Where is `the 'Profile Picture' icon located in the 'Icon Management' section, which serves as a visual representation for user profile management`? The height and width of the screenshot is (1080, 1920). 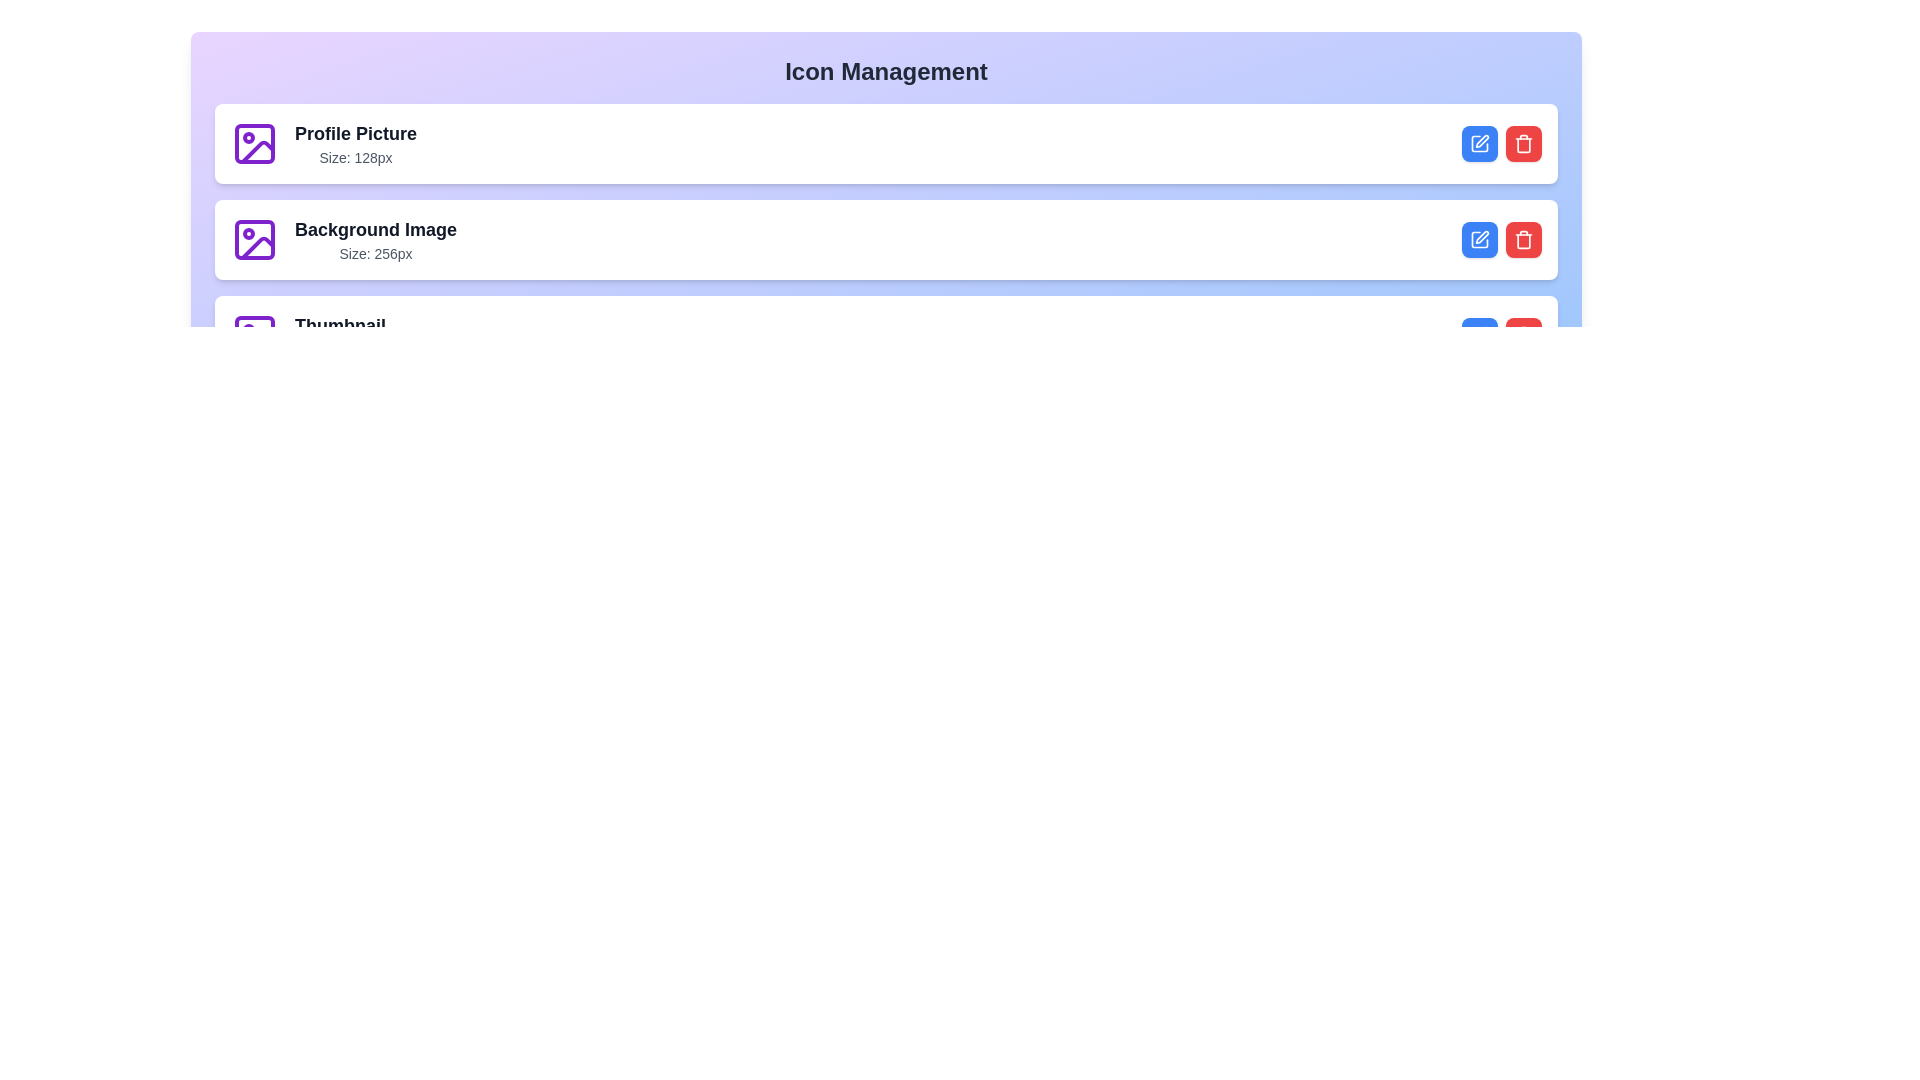 the 'Profile Picture' icon located in the 'Icon Management' section, which serves as a visual representation for user profile management is located at coordinates (253, 142).